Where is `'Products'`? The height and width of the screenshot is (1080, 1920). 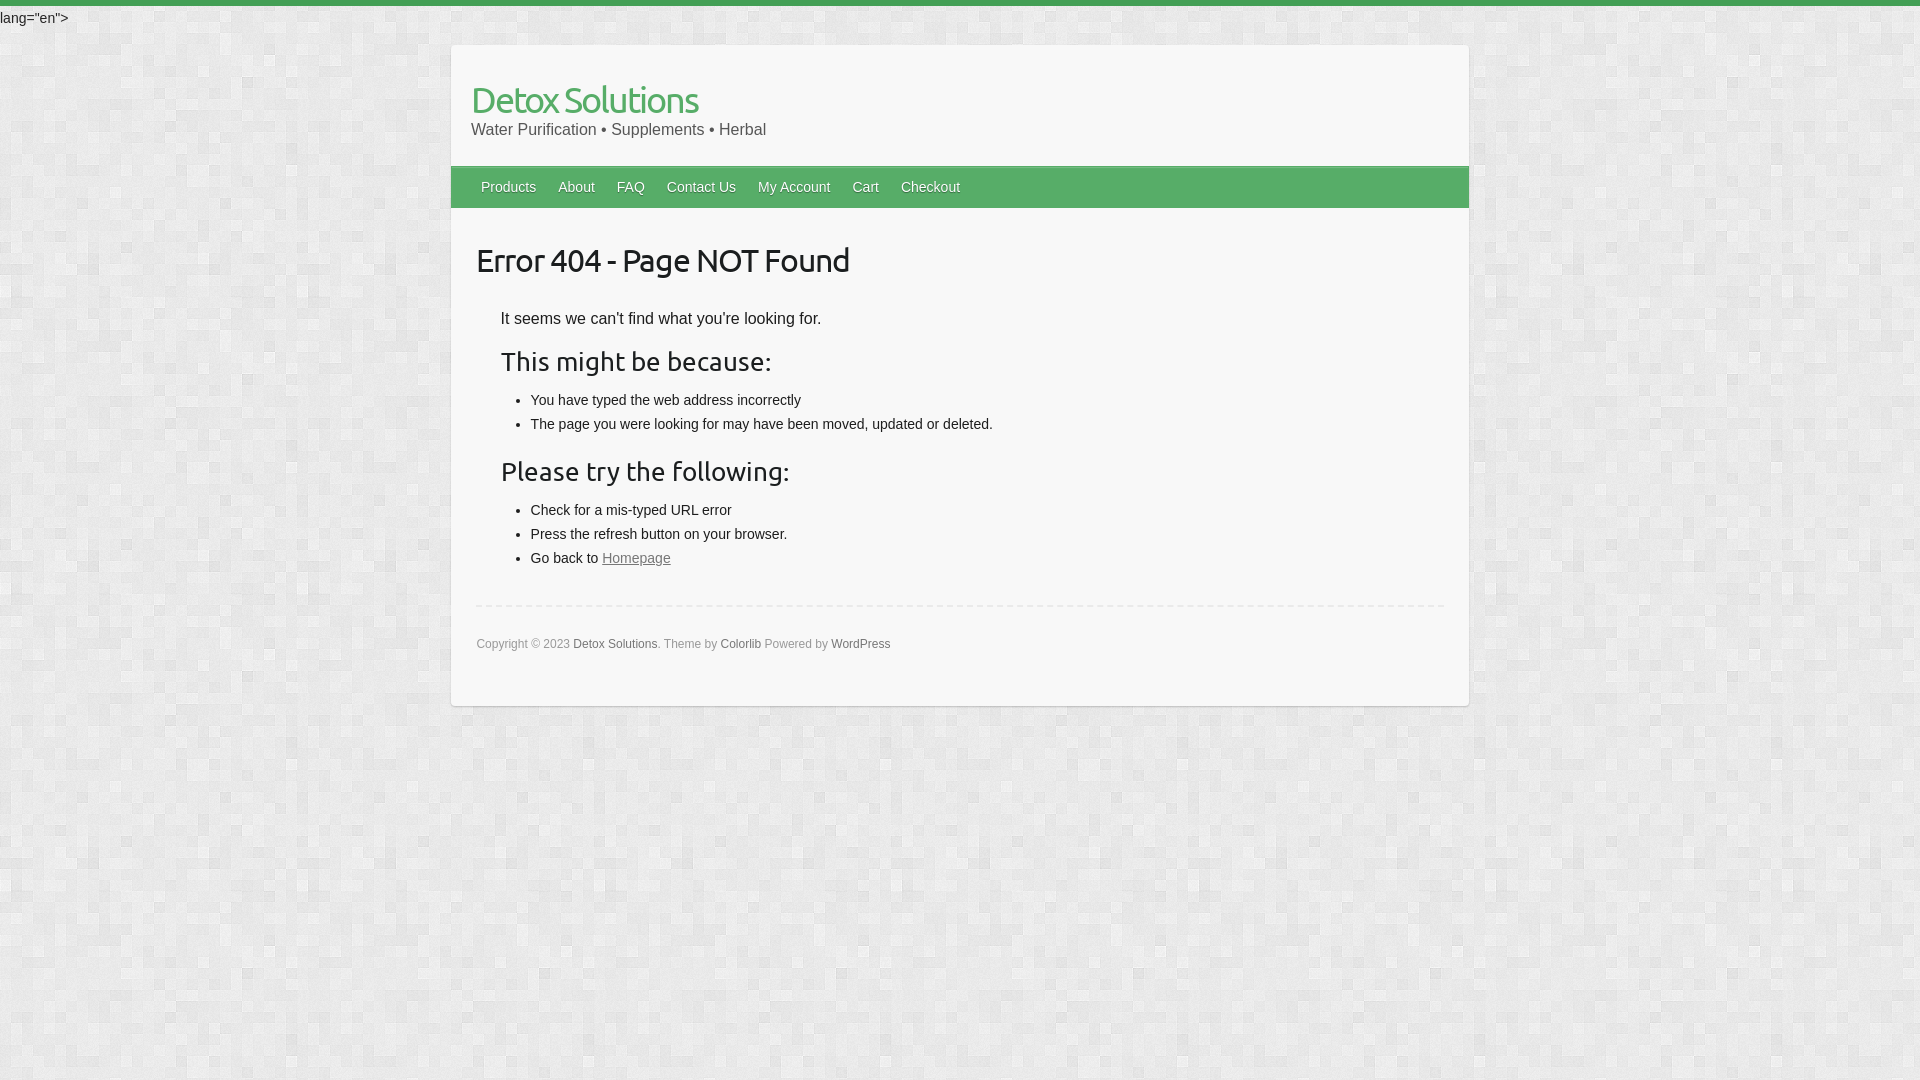
'Products' is located at coordinates (509, 186).